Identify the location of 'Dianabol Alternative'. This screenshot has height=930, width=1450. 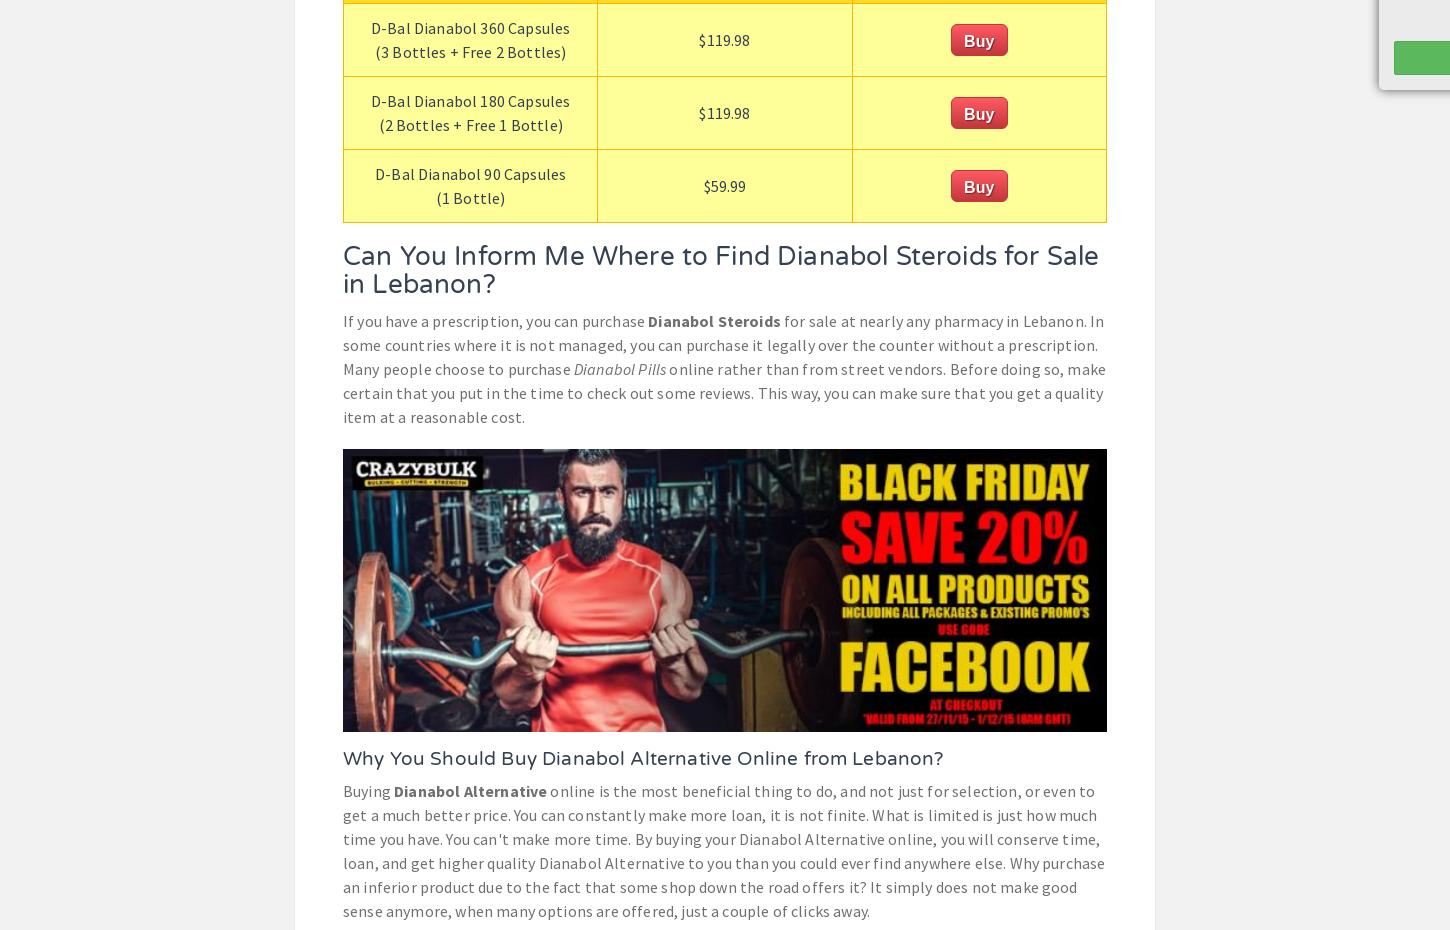
(469, 789).